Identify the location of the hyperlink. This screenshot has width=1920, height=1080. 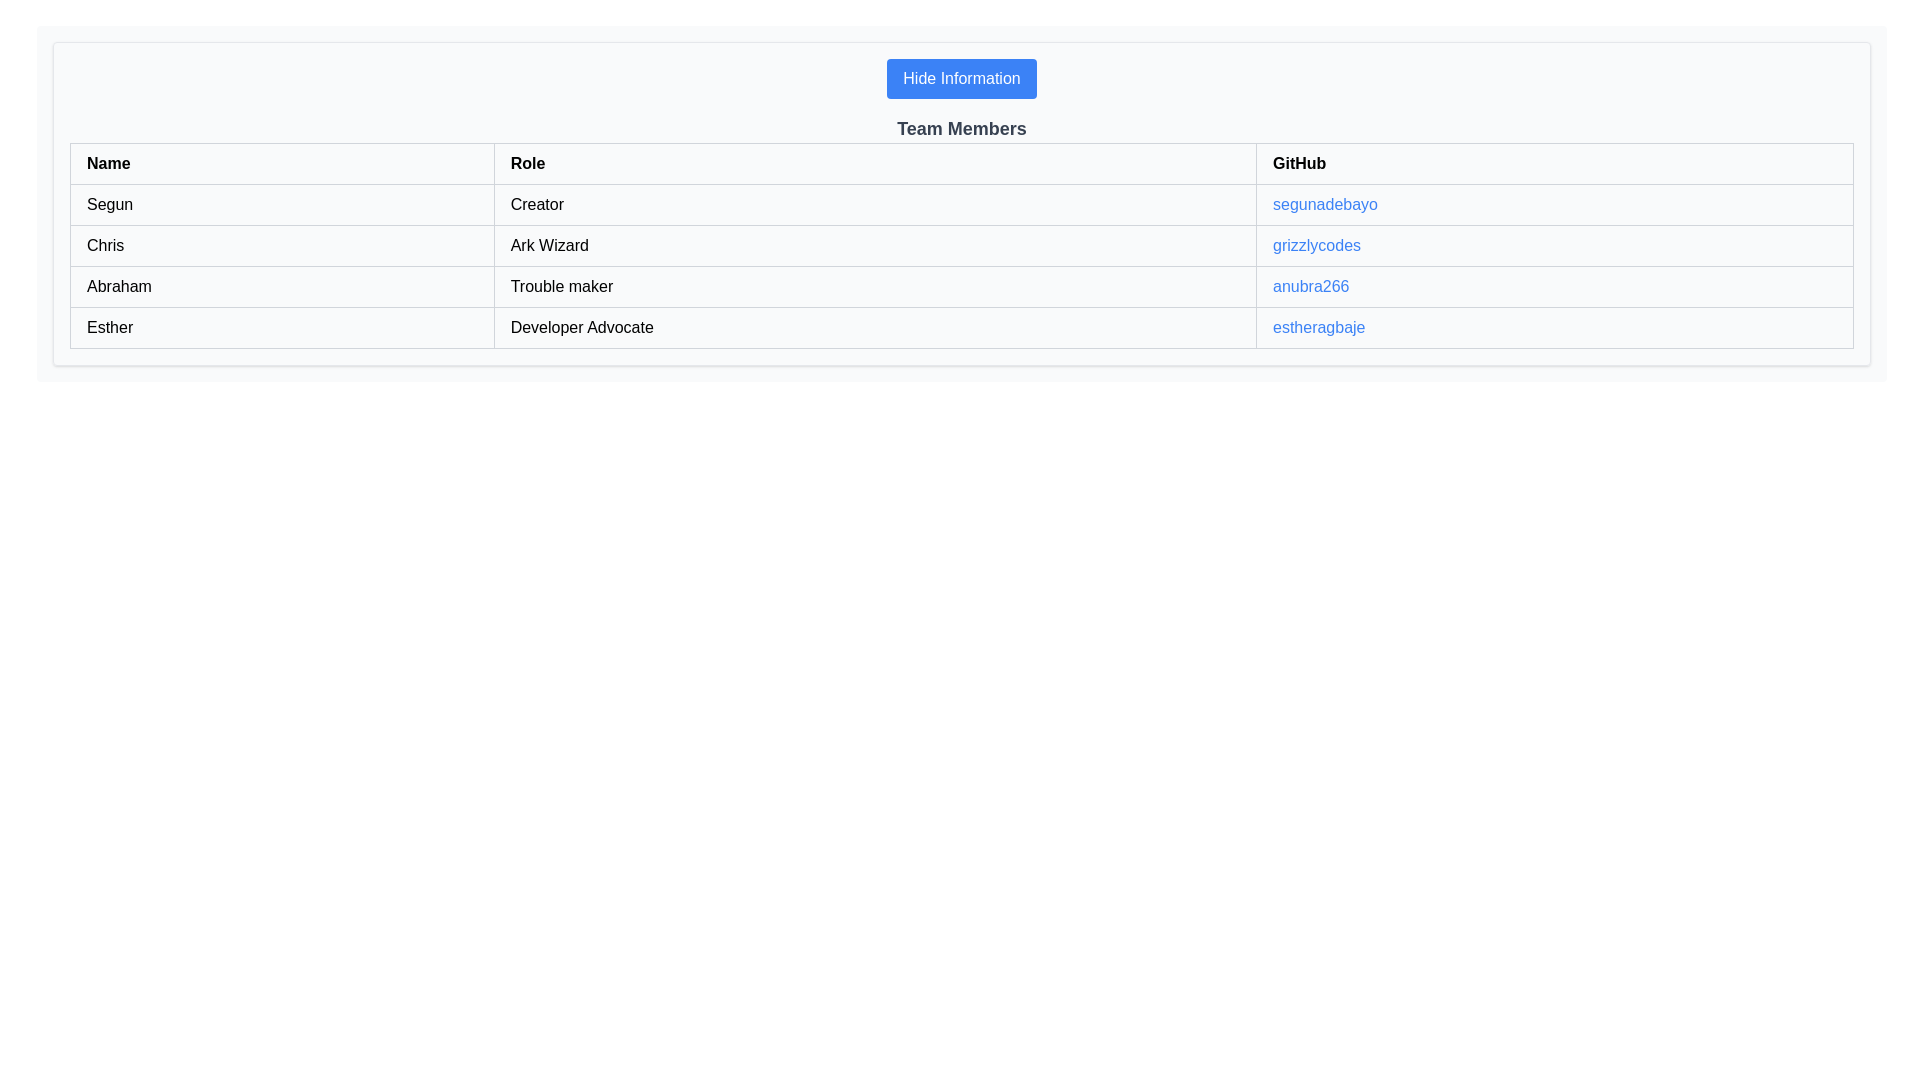
(1311, 286).